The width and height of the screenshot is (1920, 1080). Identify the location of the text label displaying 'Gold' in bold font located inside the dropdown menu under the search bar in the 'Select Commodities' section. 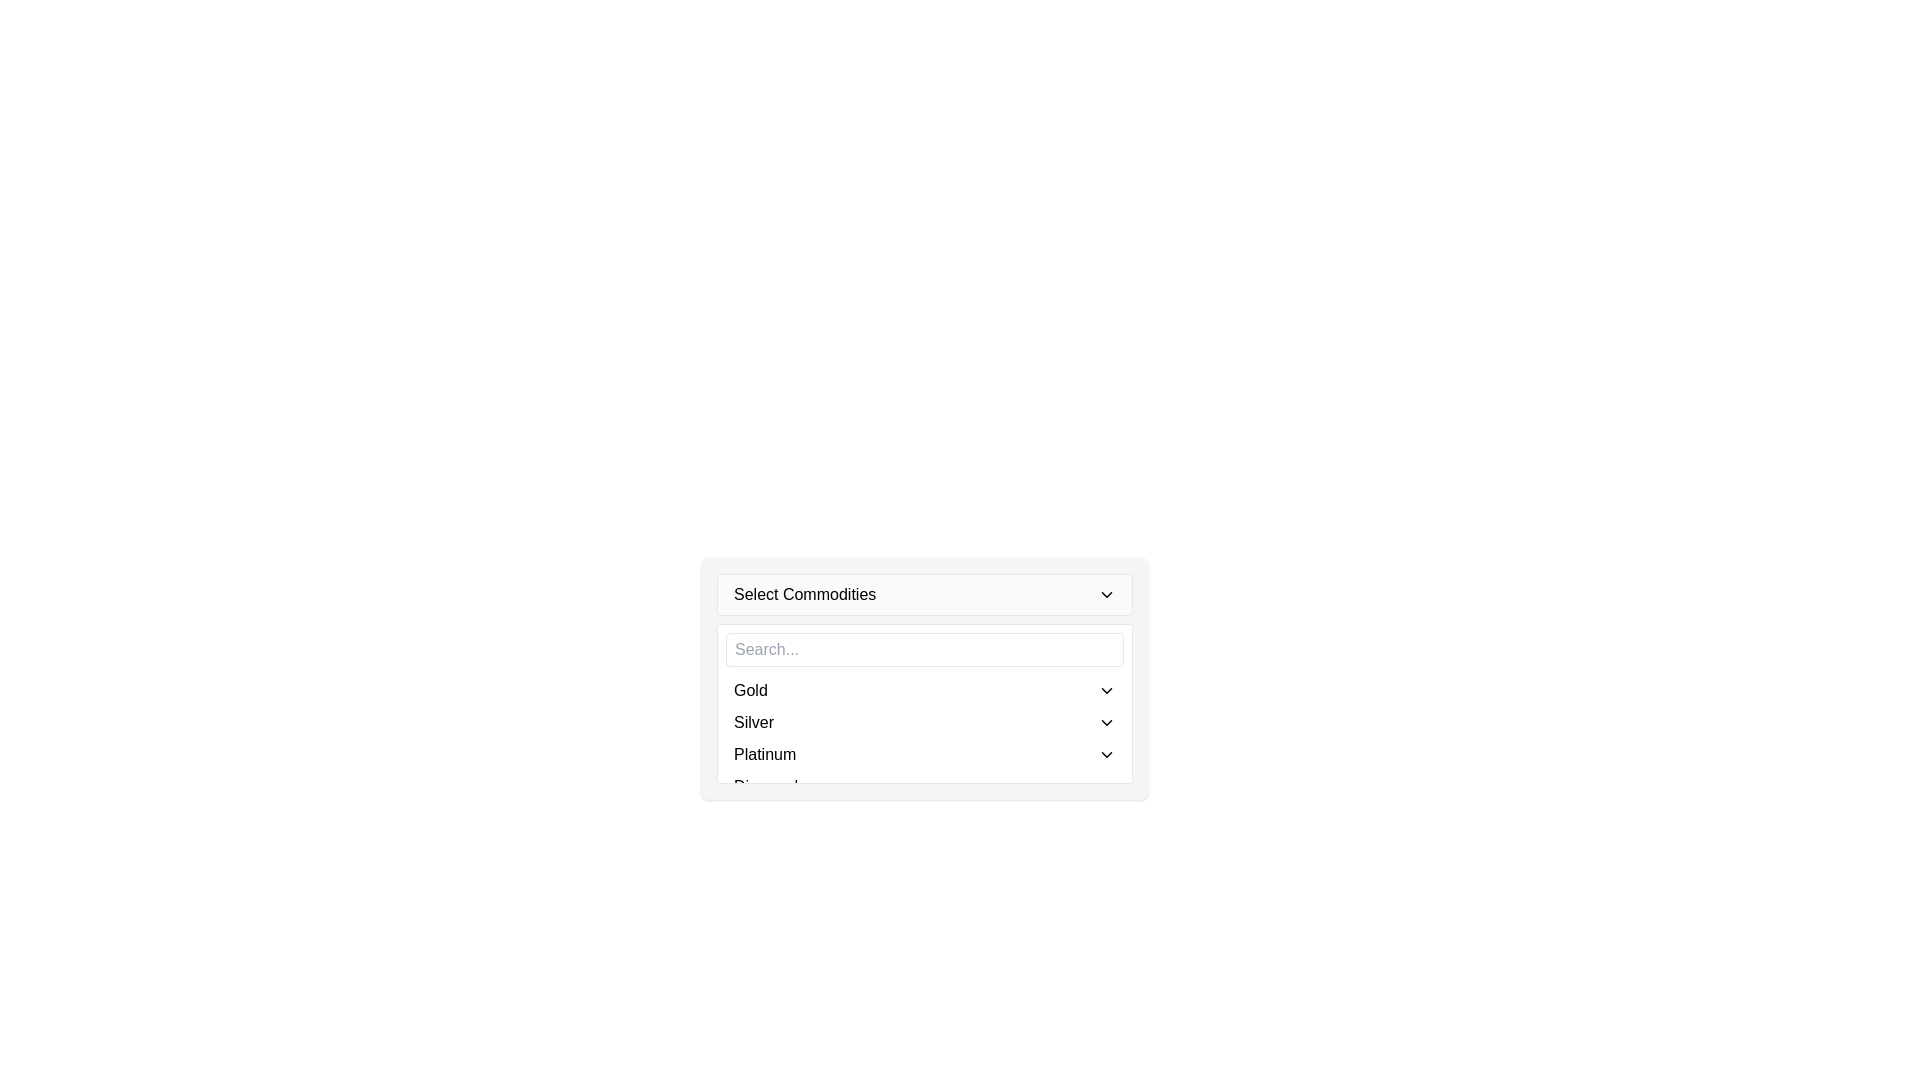
(749, 689).